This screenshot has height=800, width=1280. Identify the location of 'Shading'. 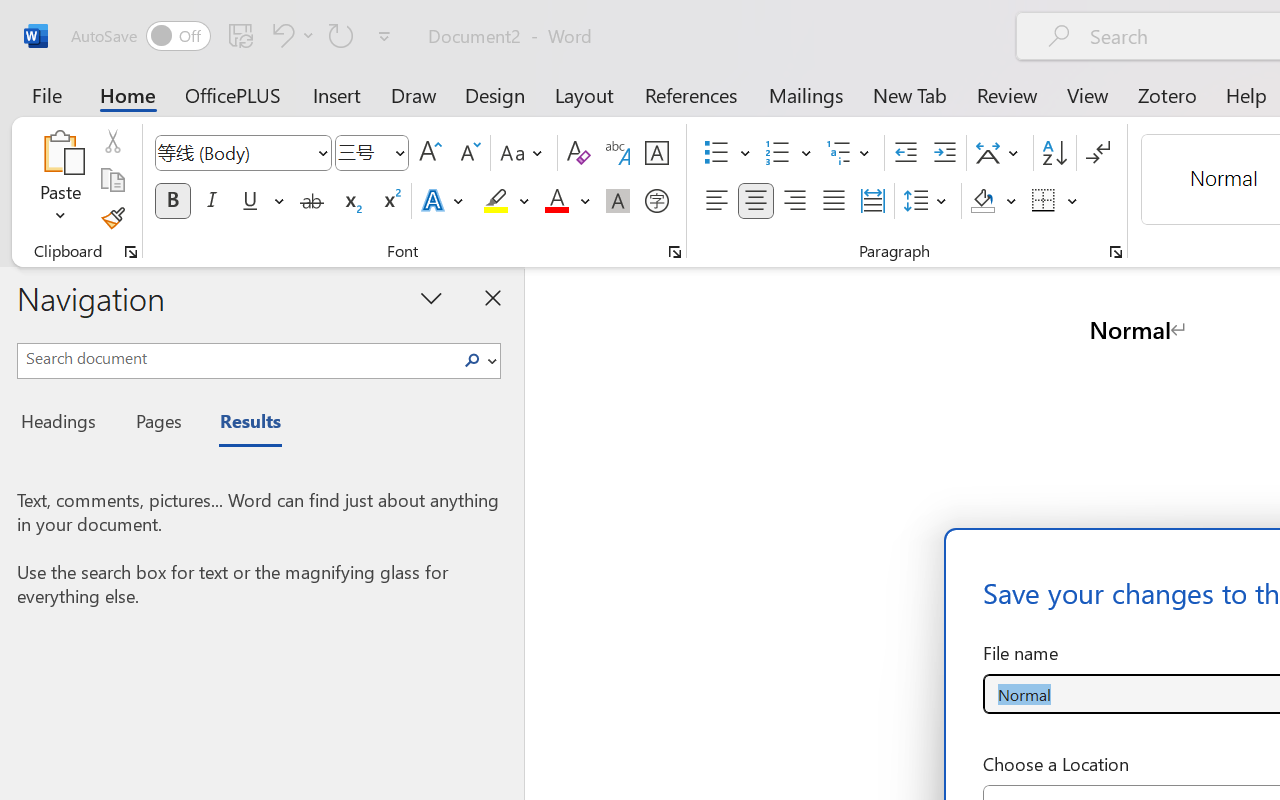
(993, 201).